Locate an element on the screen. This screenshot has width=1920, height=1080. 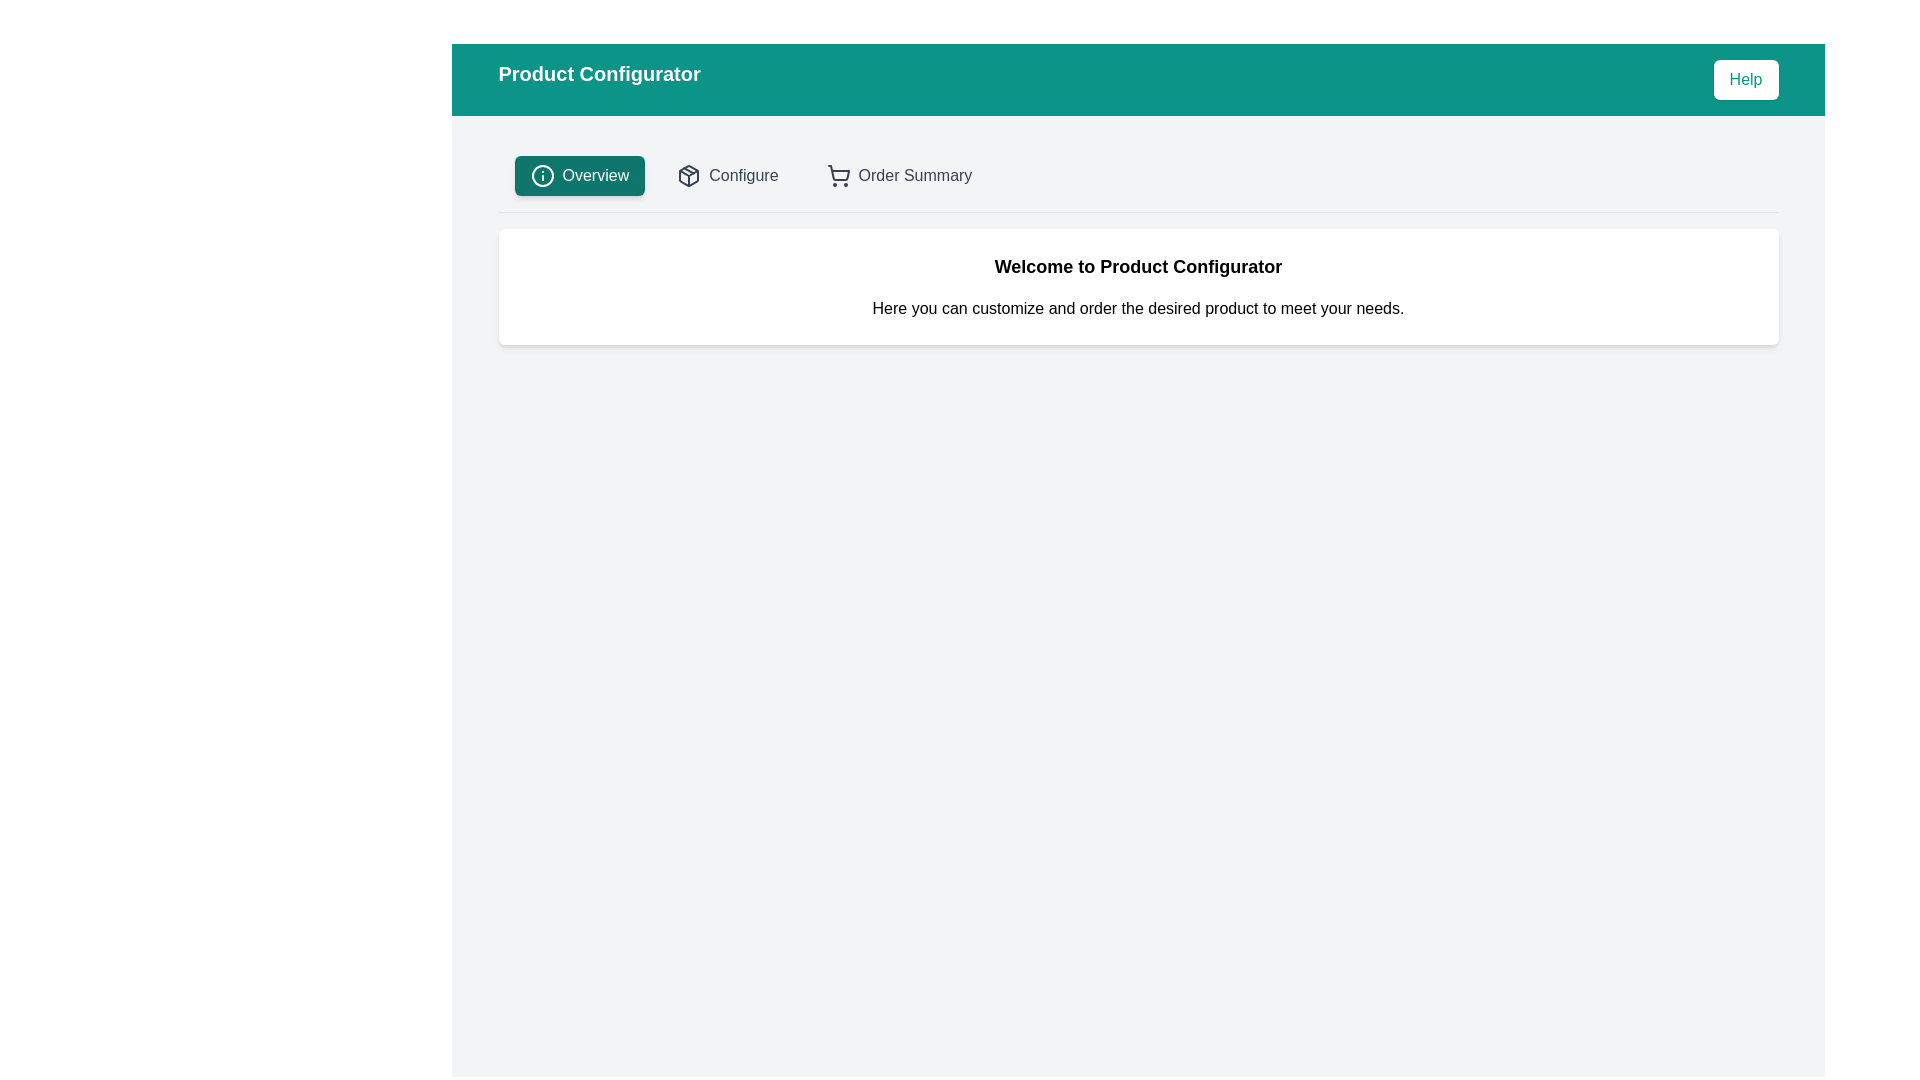
the 'Overview' menu button labeled in white on a teal background, located at the top of the interface as the first element in the navigation menu is located at coordinates (594, 175).